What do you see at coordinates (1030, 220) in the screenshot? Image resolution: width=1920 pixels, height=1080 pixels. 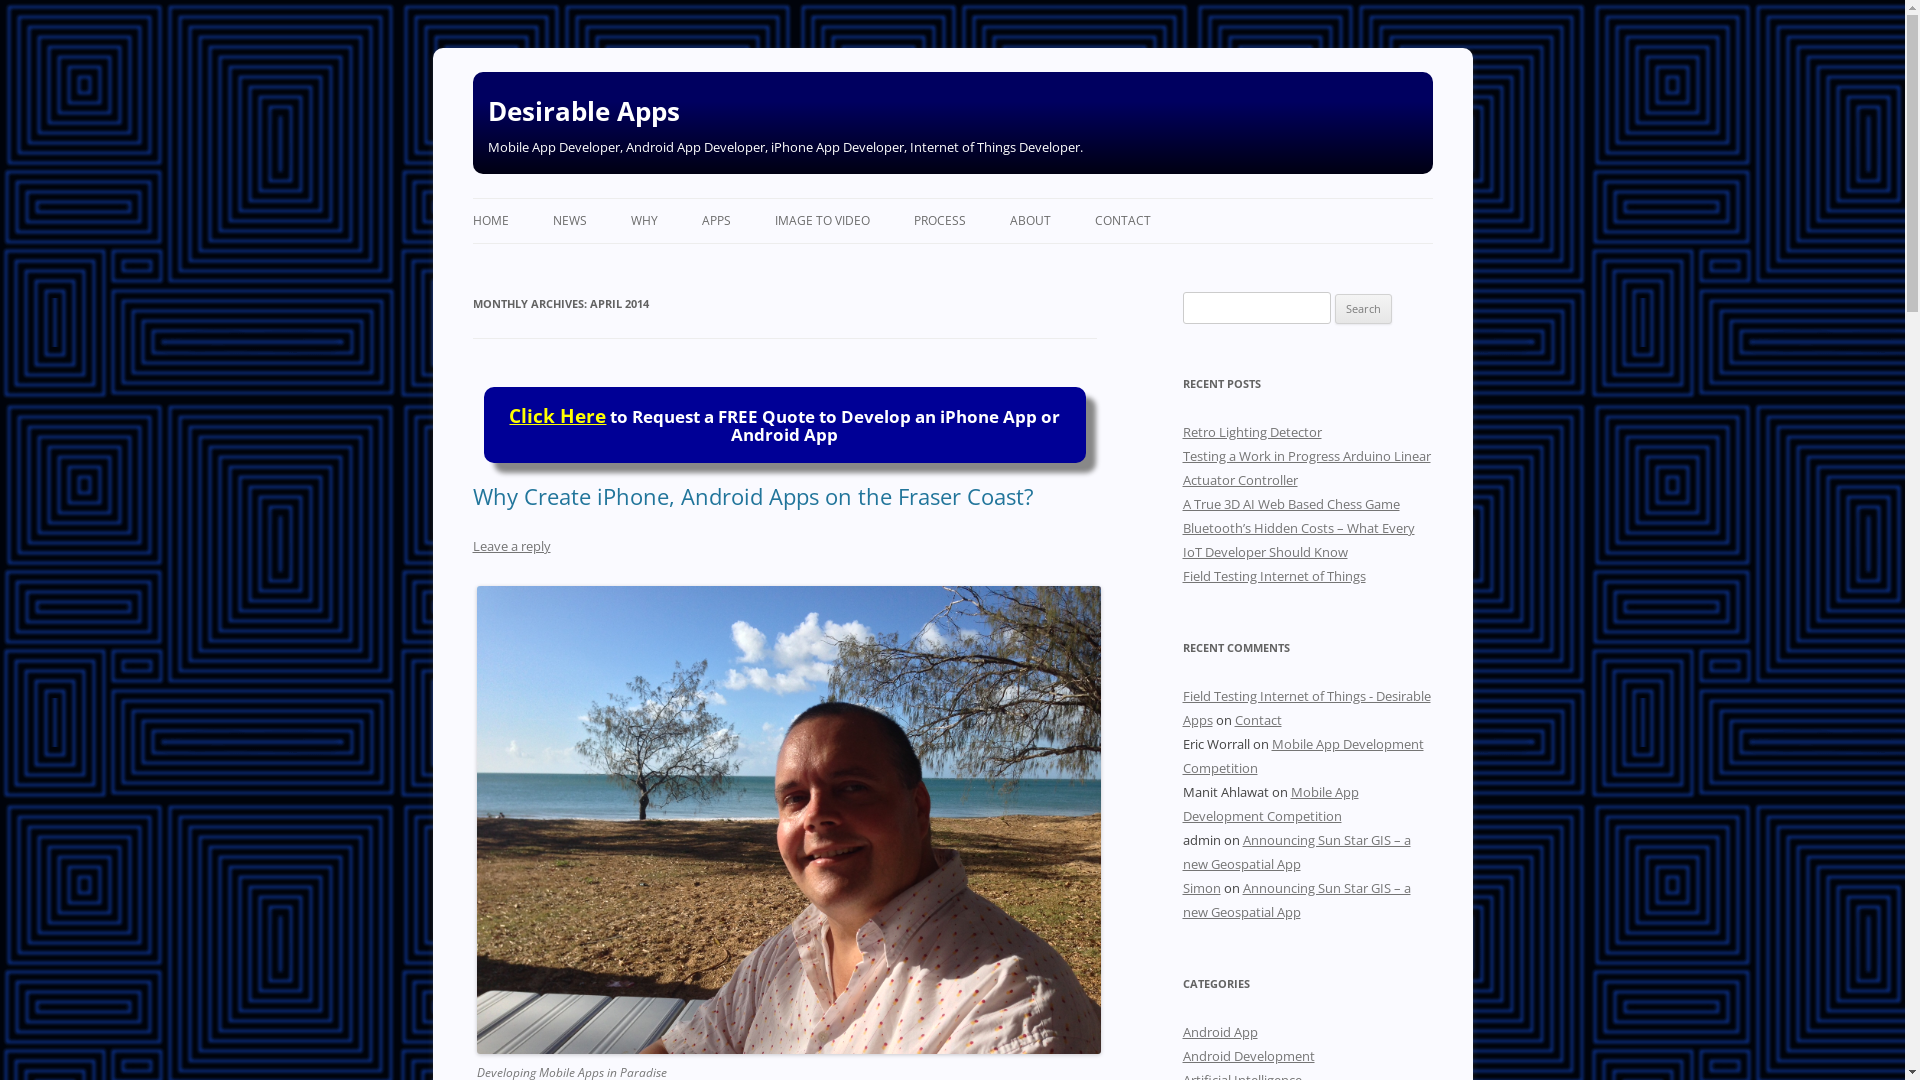 I see `'ABOUT'` at bounding box center [1030, 220].